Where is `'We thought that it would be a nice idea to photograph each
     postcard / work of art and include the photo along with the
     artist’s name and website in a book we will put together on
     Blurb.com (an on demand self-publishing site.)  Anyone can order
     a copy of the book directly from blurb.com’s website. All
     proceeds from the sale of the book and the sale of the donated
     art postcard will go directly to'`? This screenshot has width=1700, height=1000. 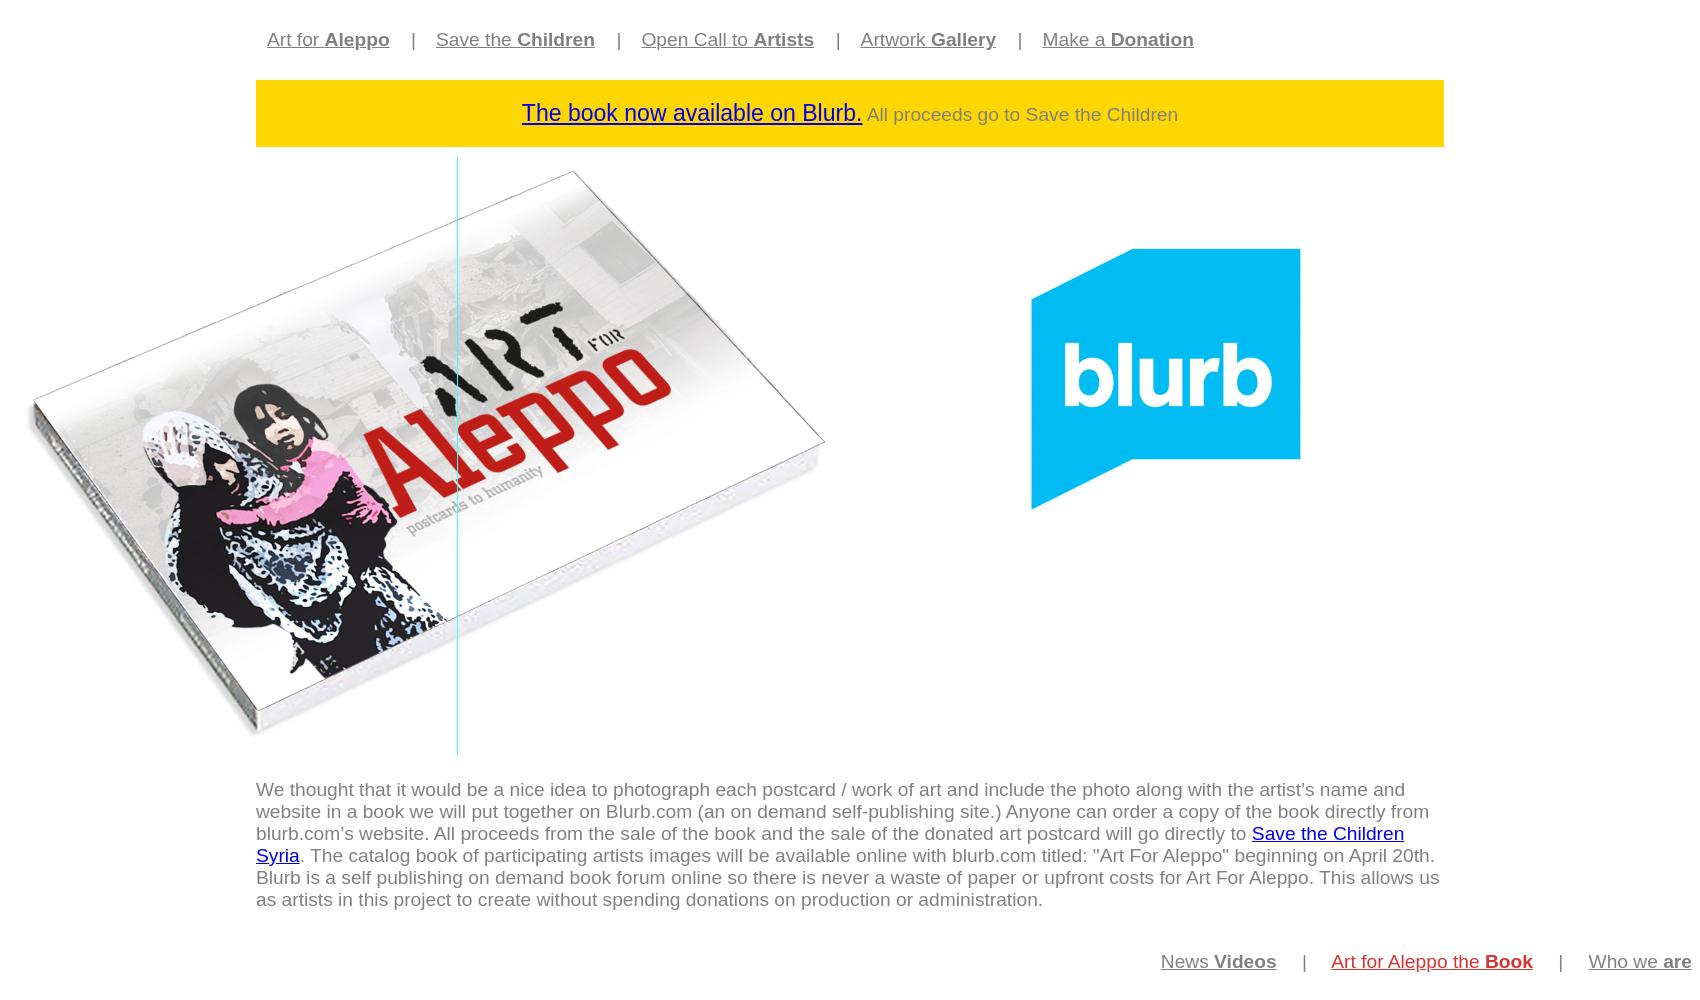
'We thought that it would be a nice idea to photograph each
     postcard / work of art and include the photo along with the
     artist’s name and website in a book we will put together on
     Blurb.com (an on demand self-publishing site.)  Anyone can order
     a copy of the book directly from blurb.com’s website. All
     proceeds from the sale of the book and the sale of the donated
     art postcard will go directly to' is located at coordinates (841, 811).